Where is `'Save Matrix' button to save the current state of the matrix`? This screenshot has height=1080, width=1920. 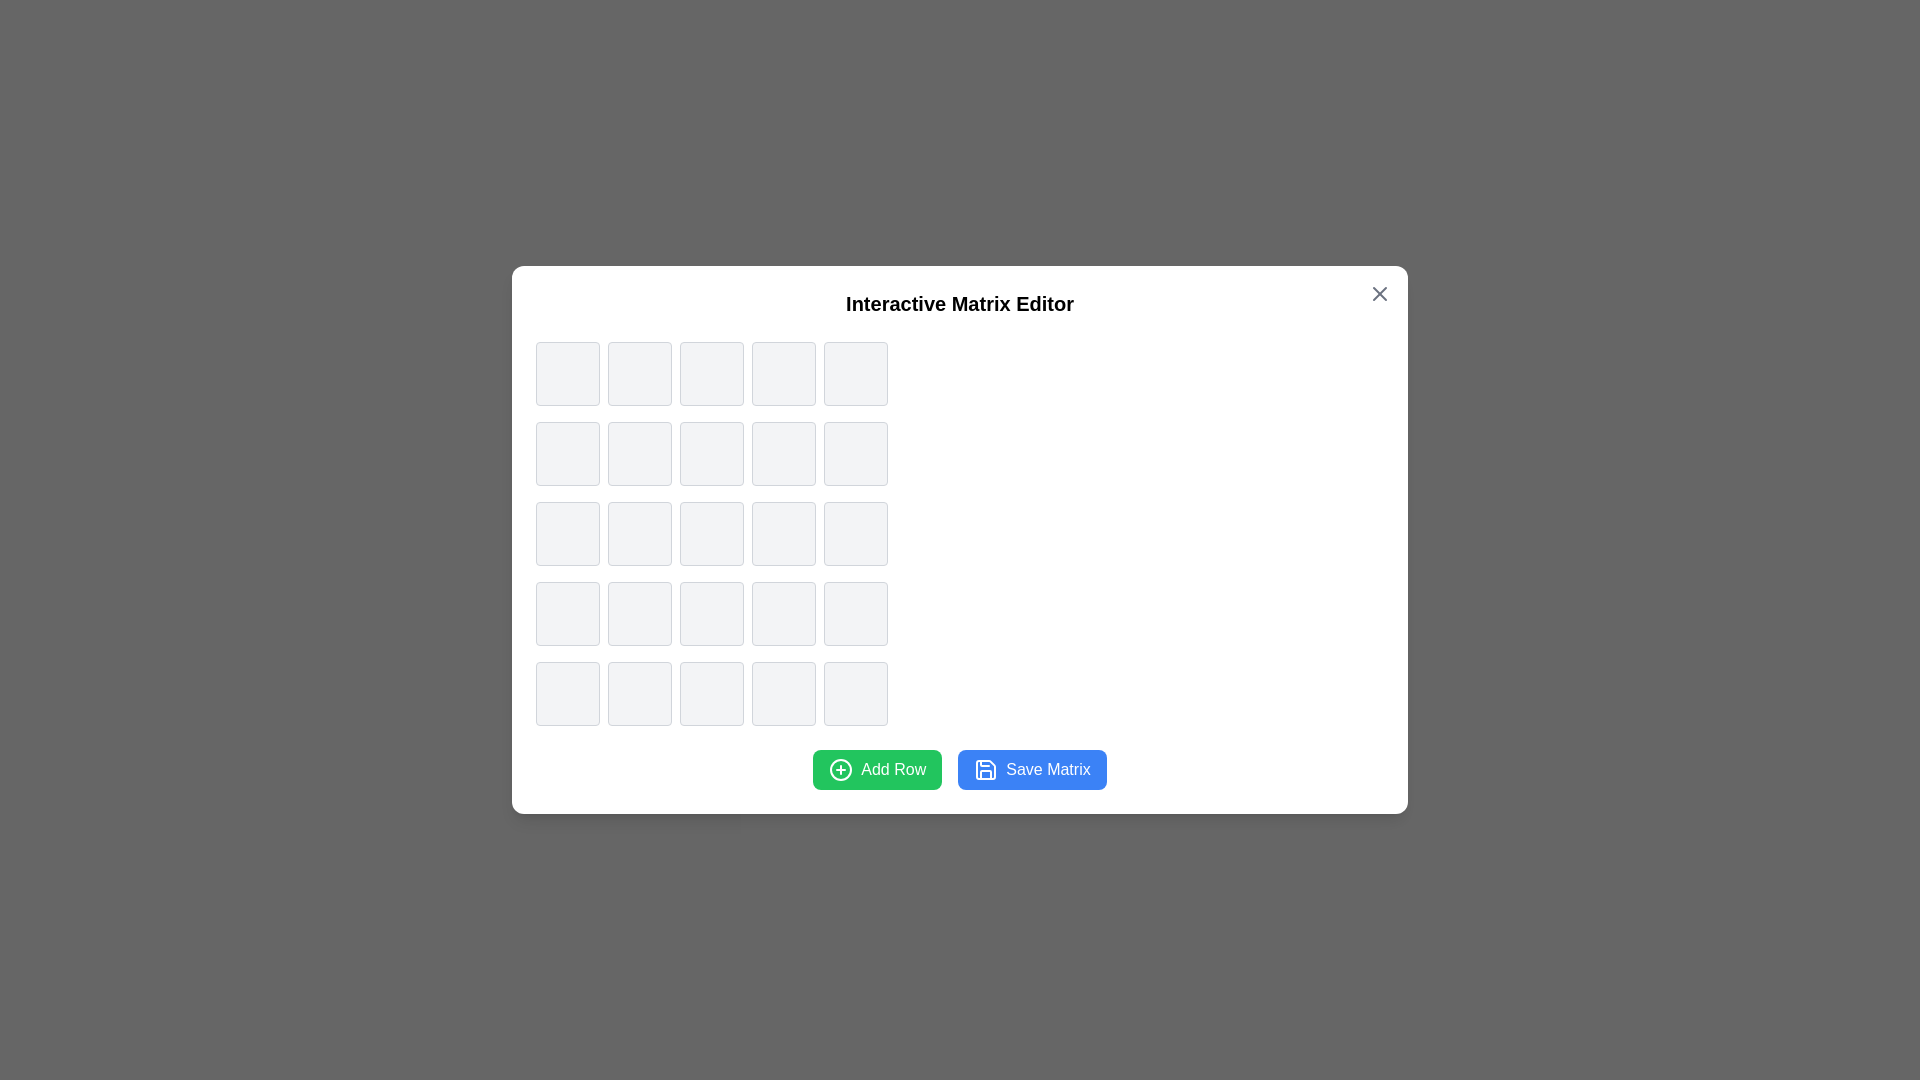 'Save Matrix' button to save the current state of the matrix is located at coordinates (1032, 769).